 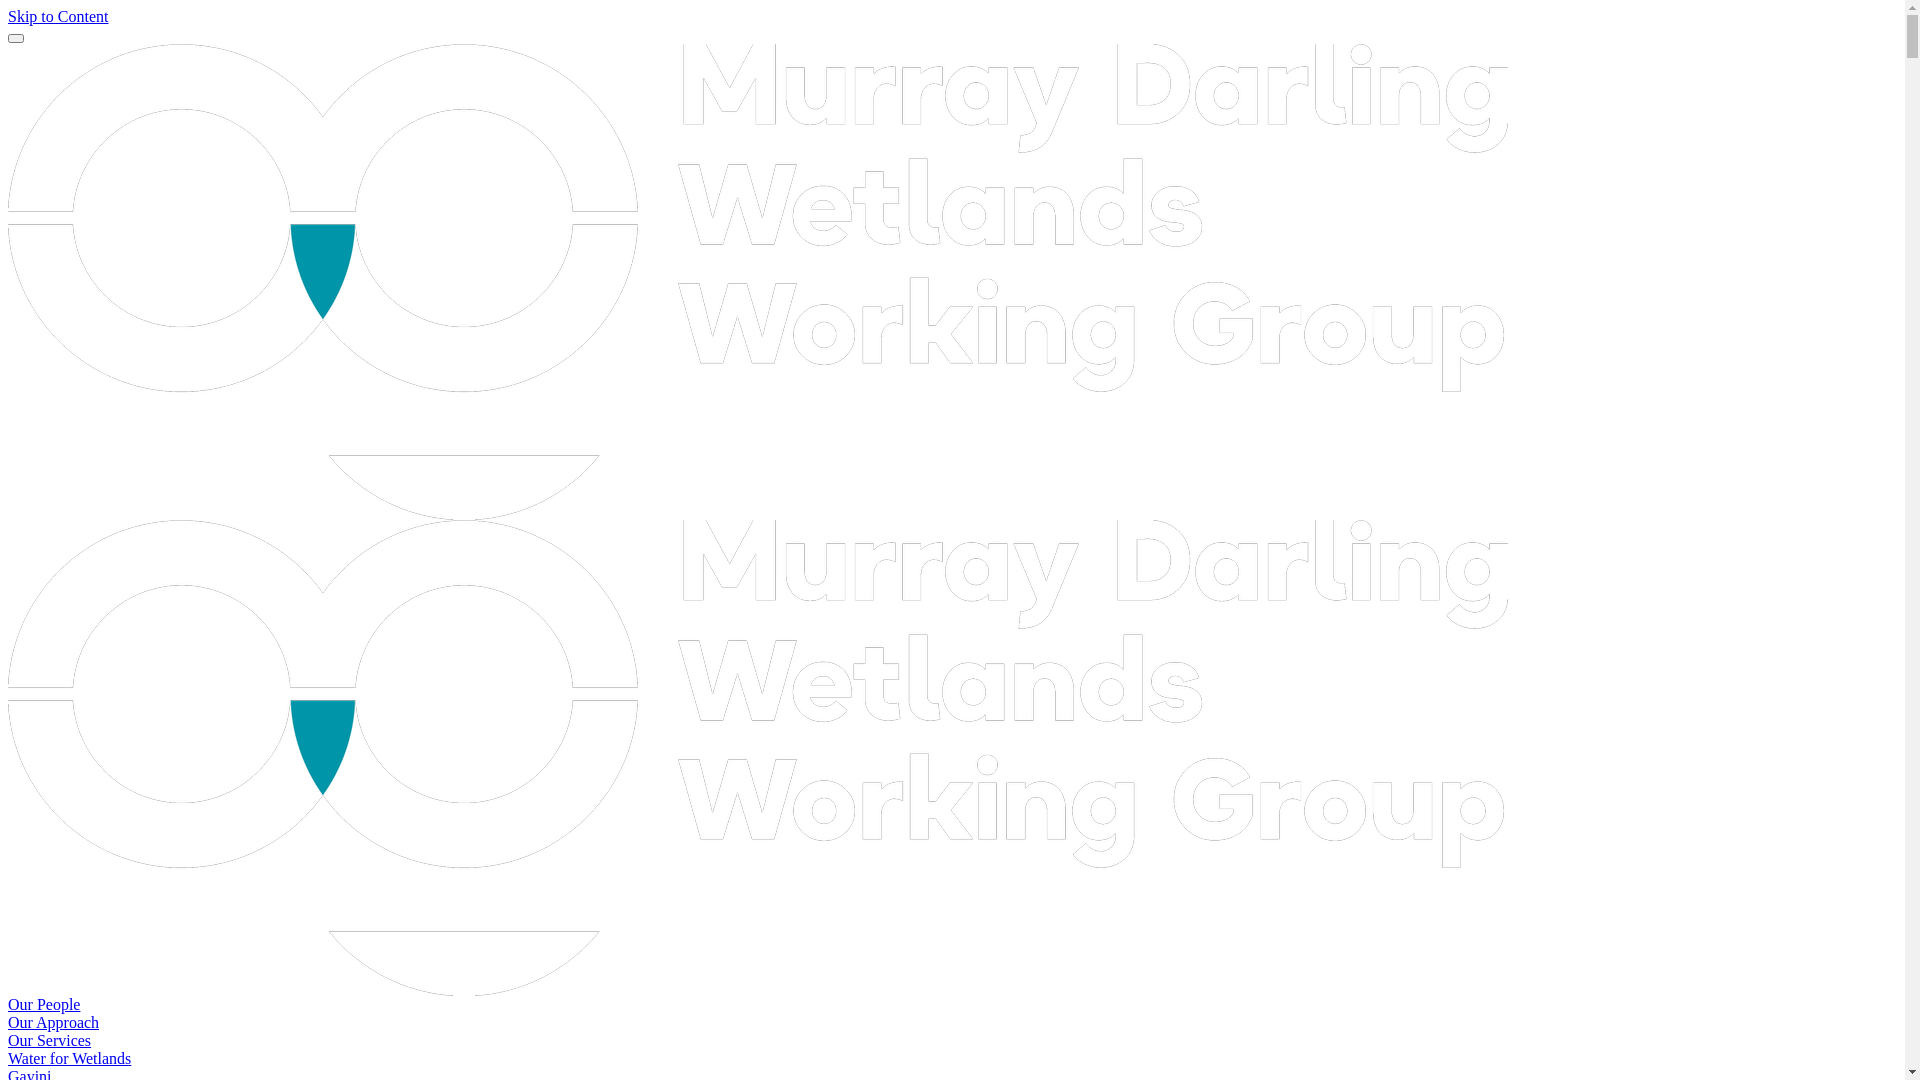 What do you see at coordinates (8, 1057) in the screenshot?
I see `'Water for Wetlands'` at bounding box center [8, 1057].